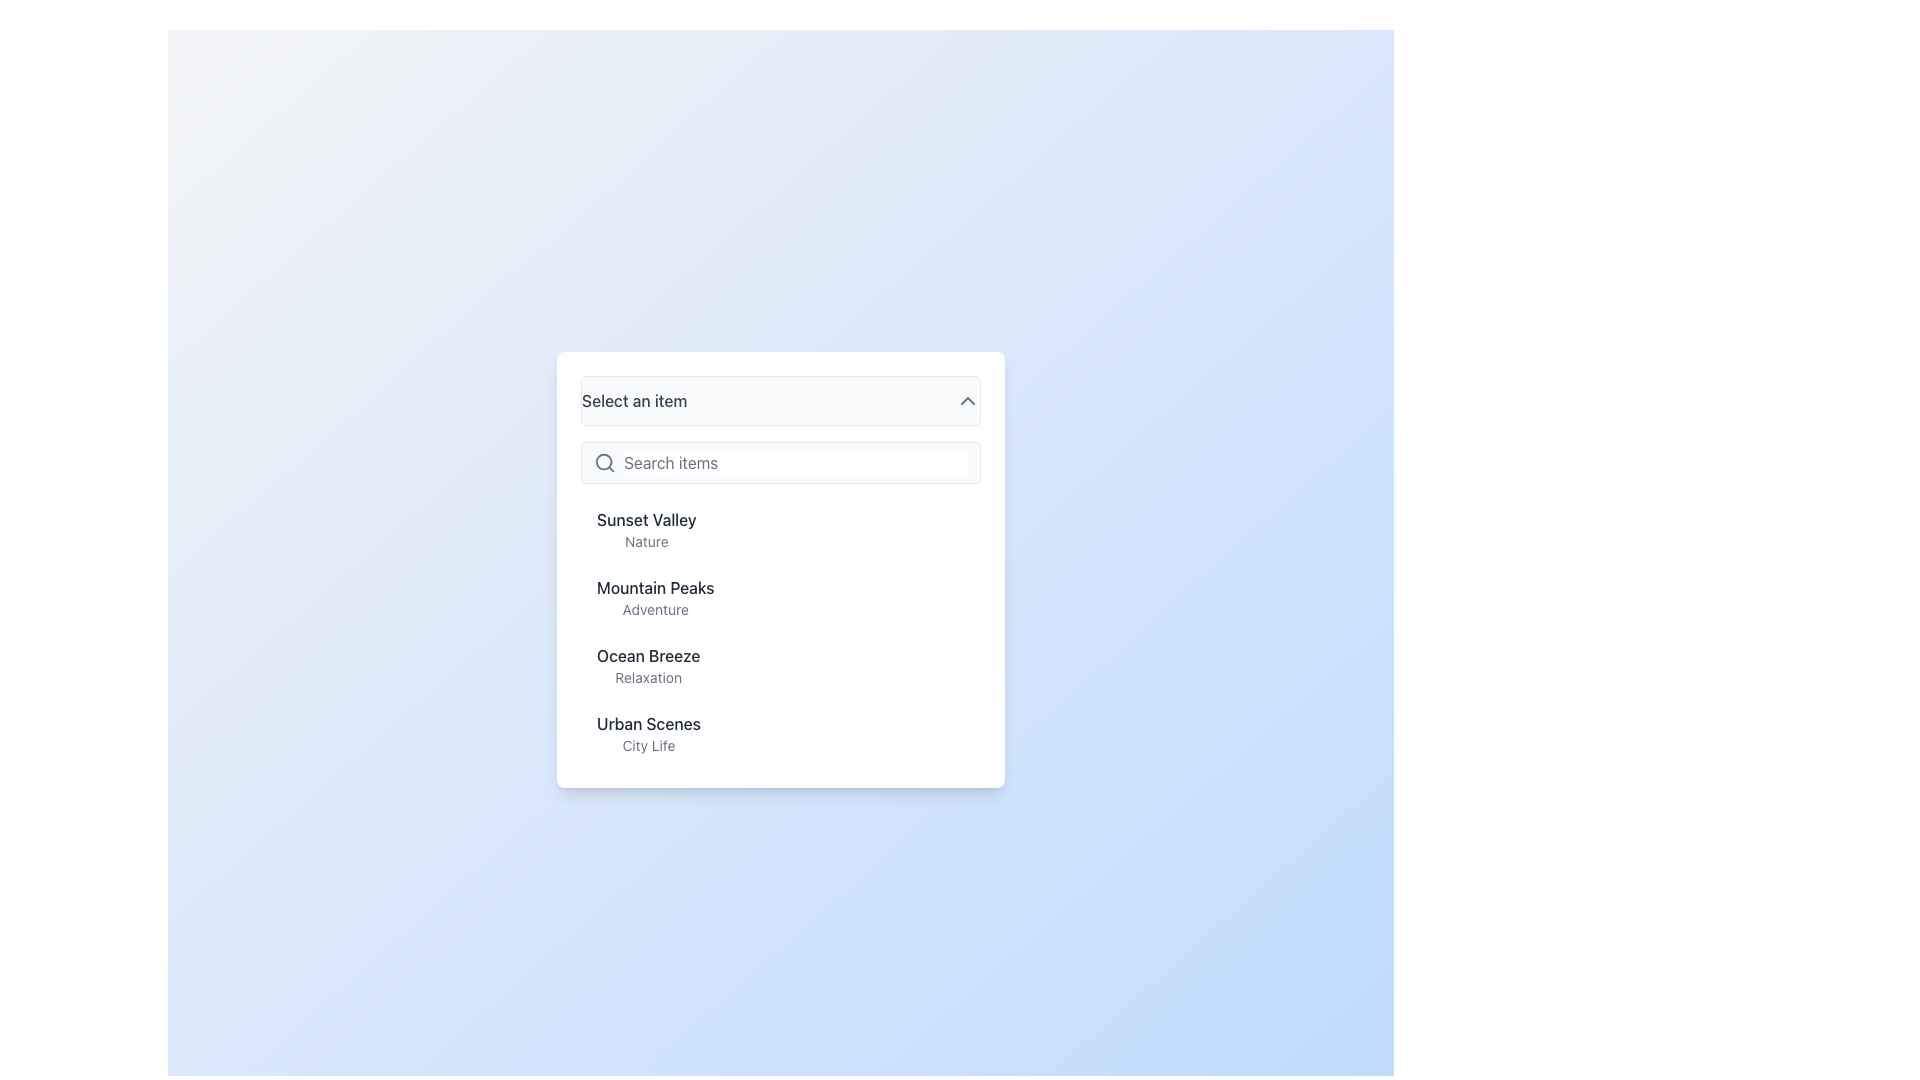 The width and height of the screenshot is (1920, 1080). Describe the element at coordinates (780, 596) in the screenshot. I see `the 'Mountain Peaks' menu item, which is the second item in the vertical list, located below 'Sunset Valley' and above 'Ocean Breeze'` at that location.